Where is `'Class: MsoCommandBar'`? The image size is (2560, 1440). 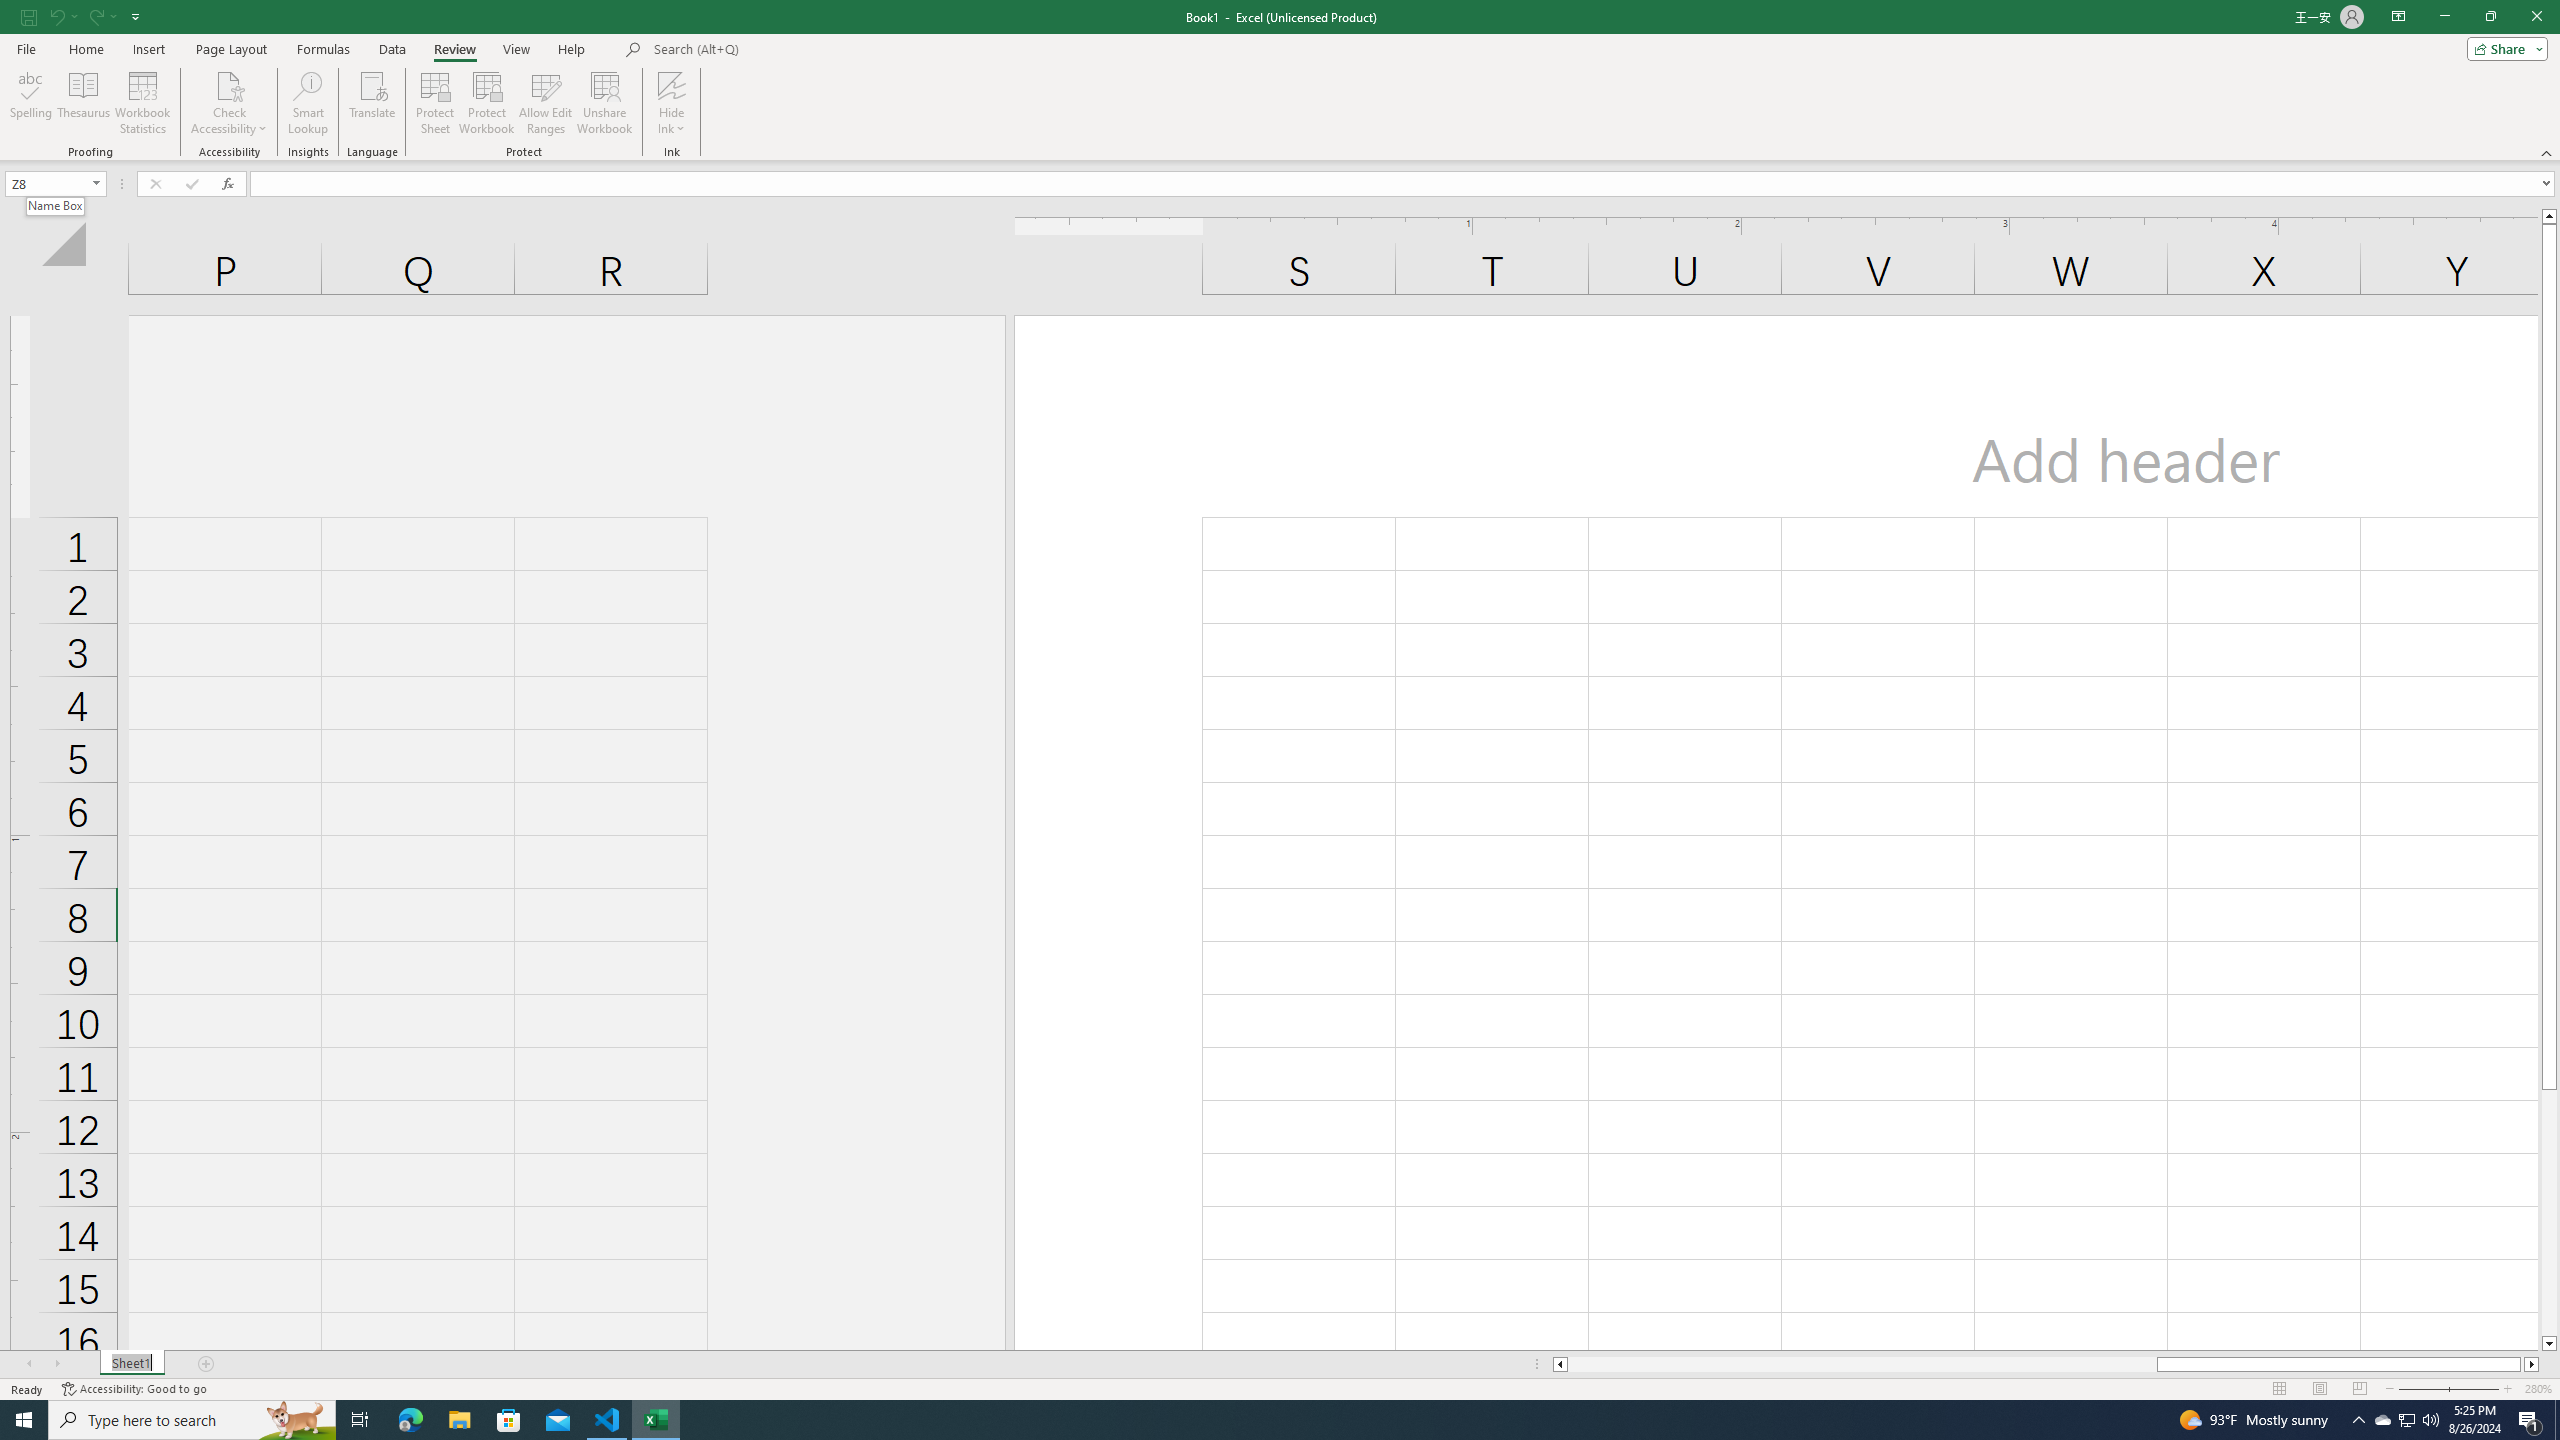 'Class: MsoCommandBar' is located at coordinates (1280, 80).